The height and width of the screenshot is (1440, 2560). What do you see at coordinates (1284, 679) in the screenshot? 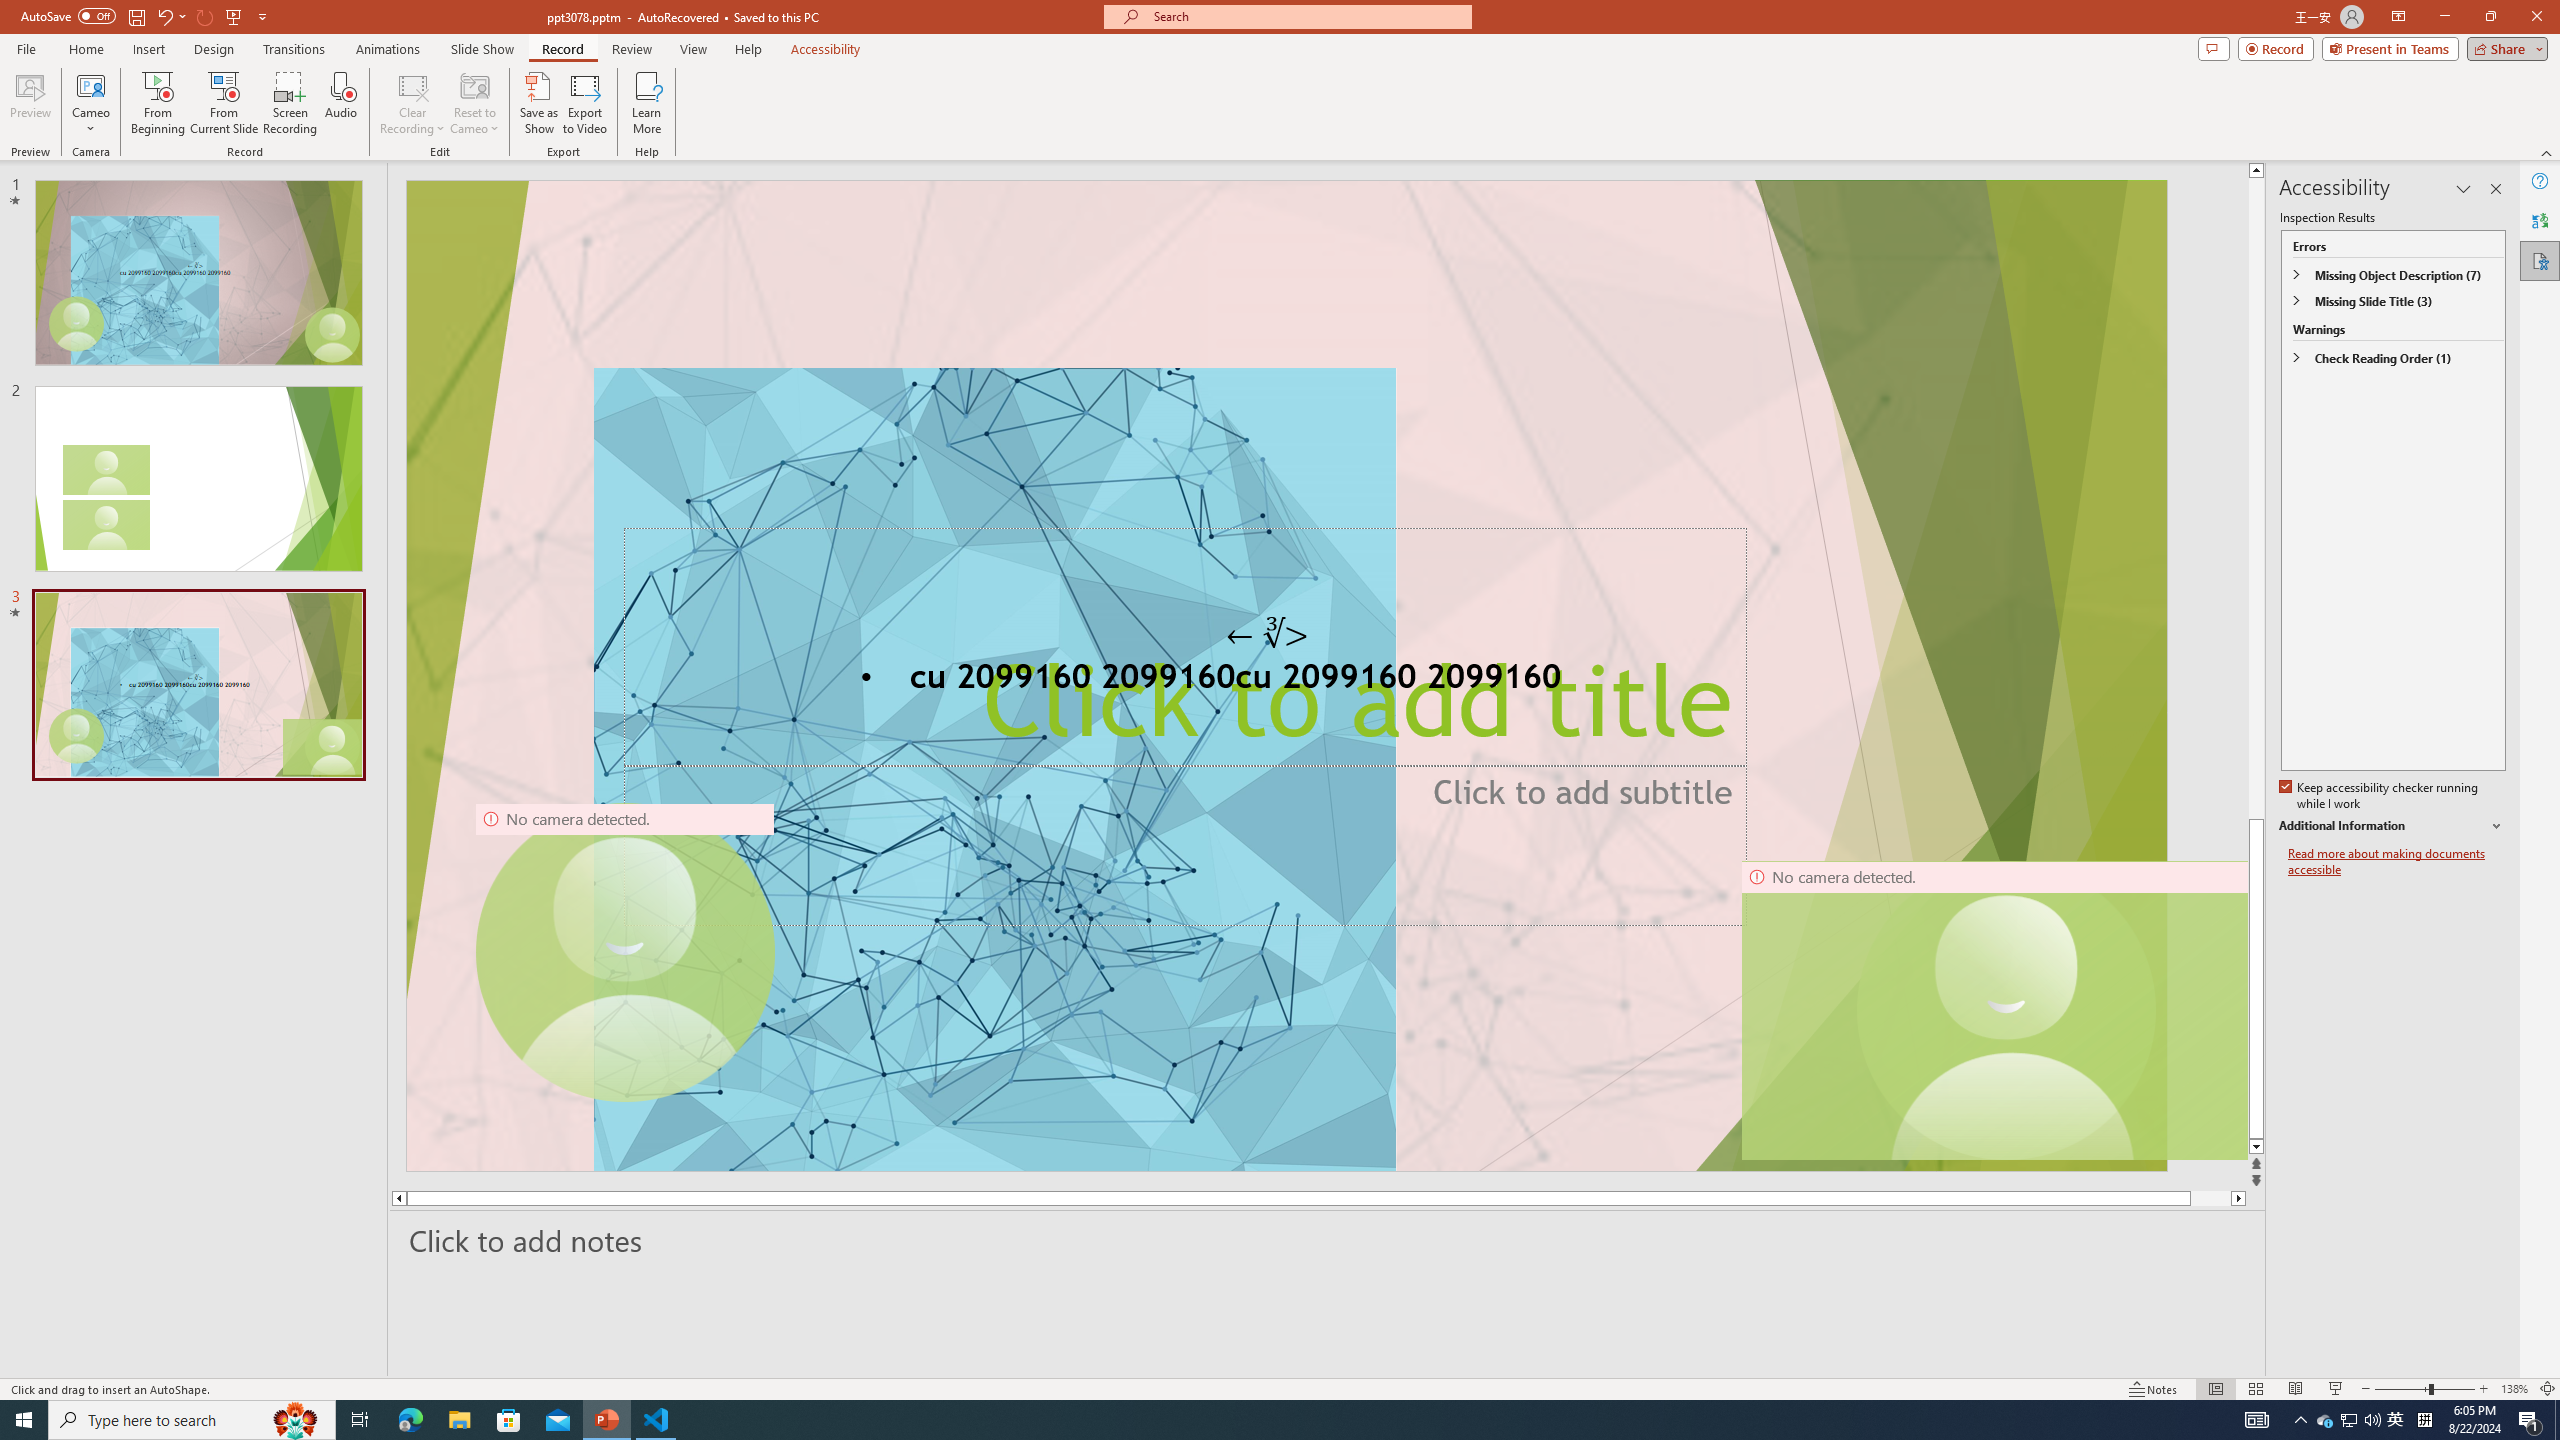
I see `'TextBox 61'` at bounding box center [1284, 679].